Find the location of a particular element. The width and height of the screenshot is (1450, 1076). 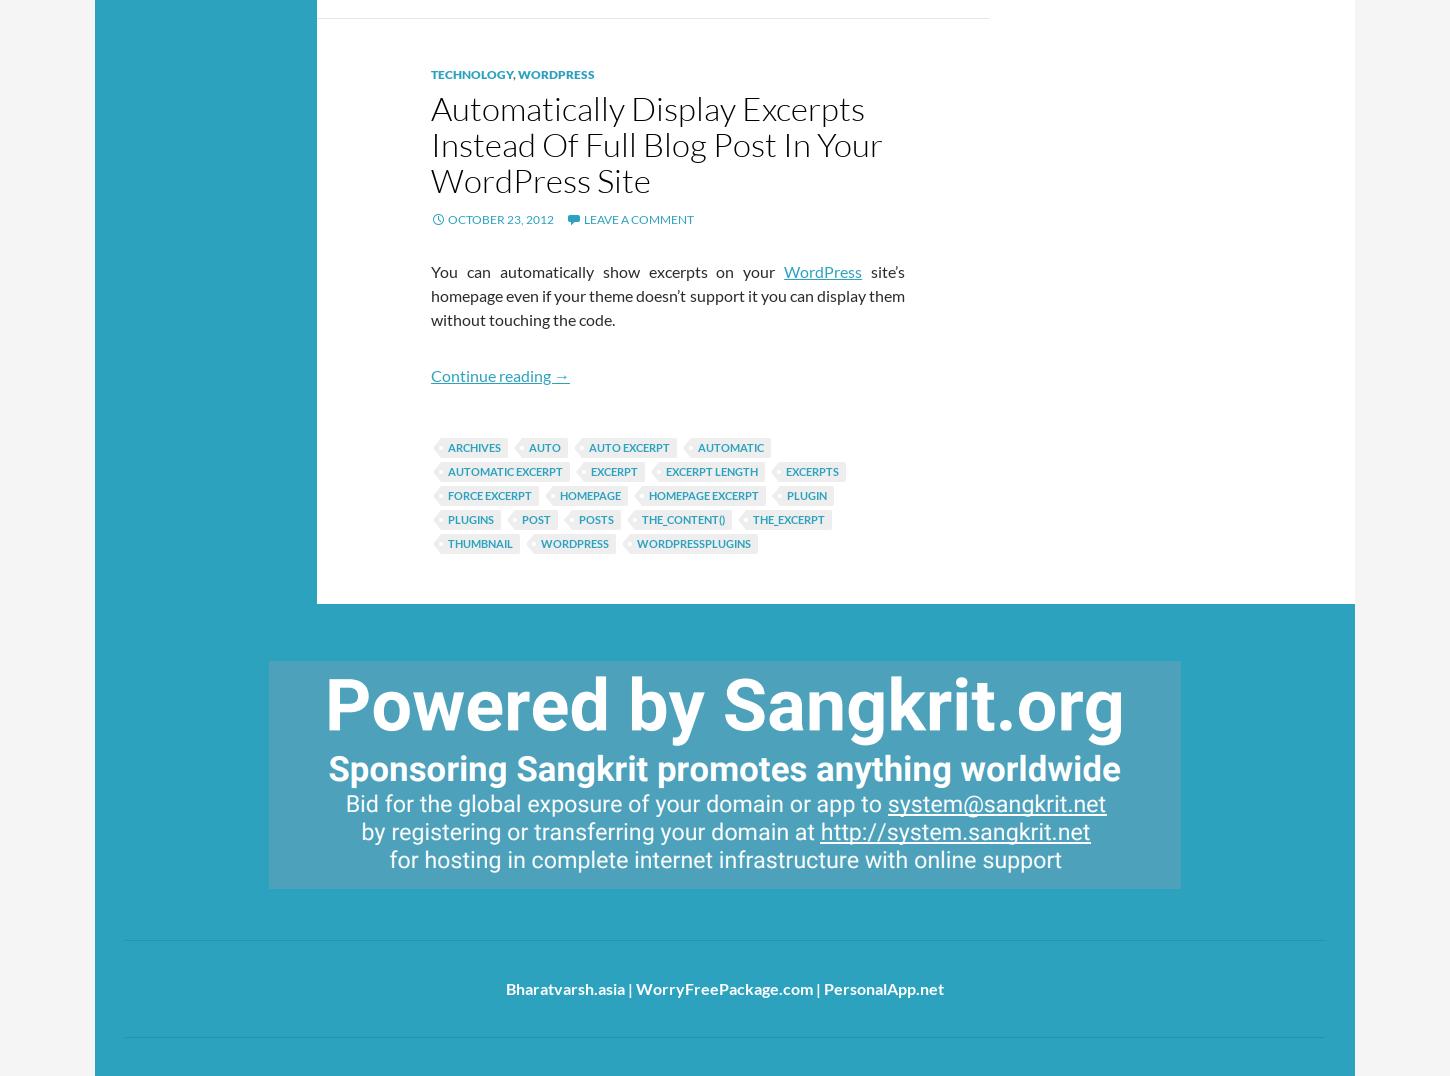

'Technology' is located at coordinates (470, 74).